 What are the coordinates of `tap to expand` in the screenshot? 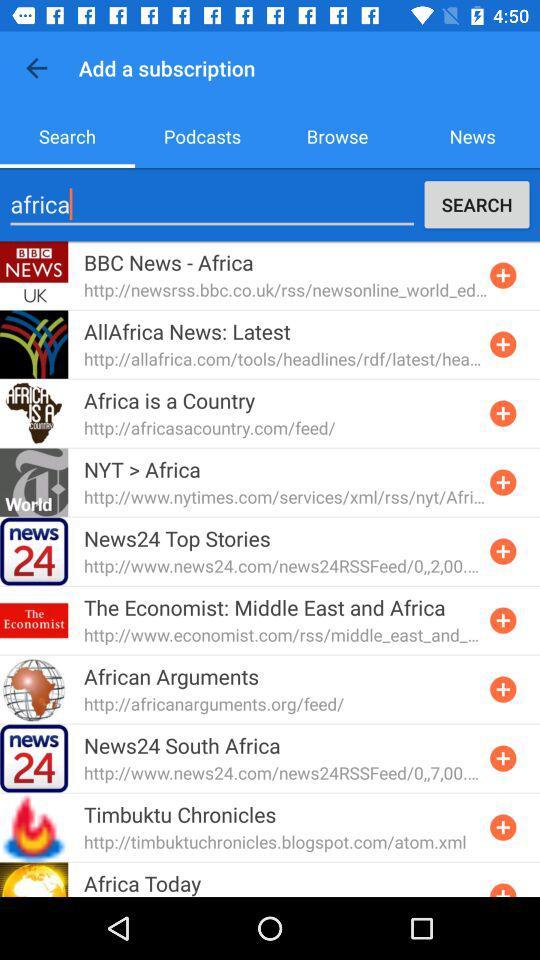 It's located at (502, 344).